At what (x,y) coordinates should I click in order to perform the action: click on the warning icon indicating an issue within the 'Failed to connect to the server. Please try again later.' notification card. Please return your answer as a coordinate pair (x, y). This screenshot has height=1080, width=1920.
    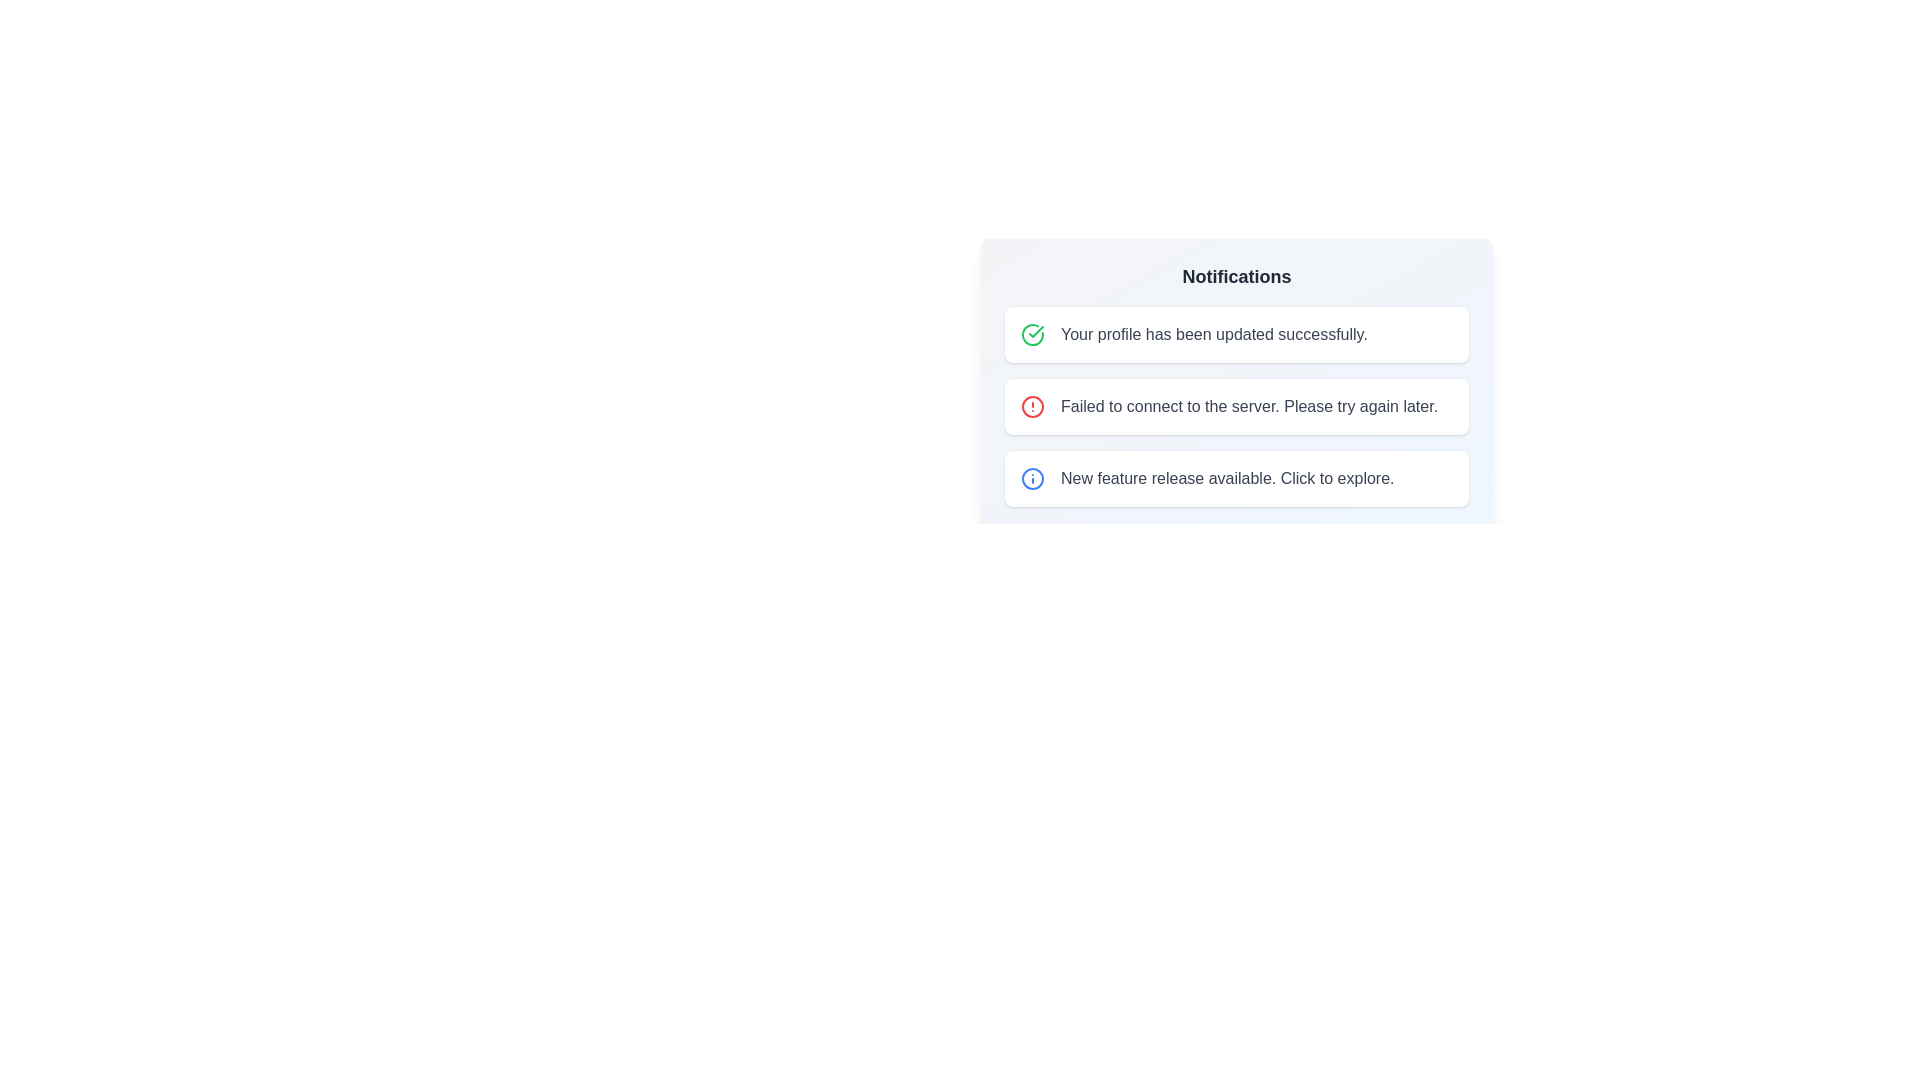
    Looking at the image, I should click on (1032, 406).